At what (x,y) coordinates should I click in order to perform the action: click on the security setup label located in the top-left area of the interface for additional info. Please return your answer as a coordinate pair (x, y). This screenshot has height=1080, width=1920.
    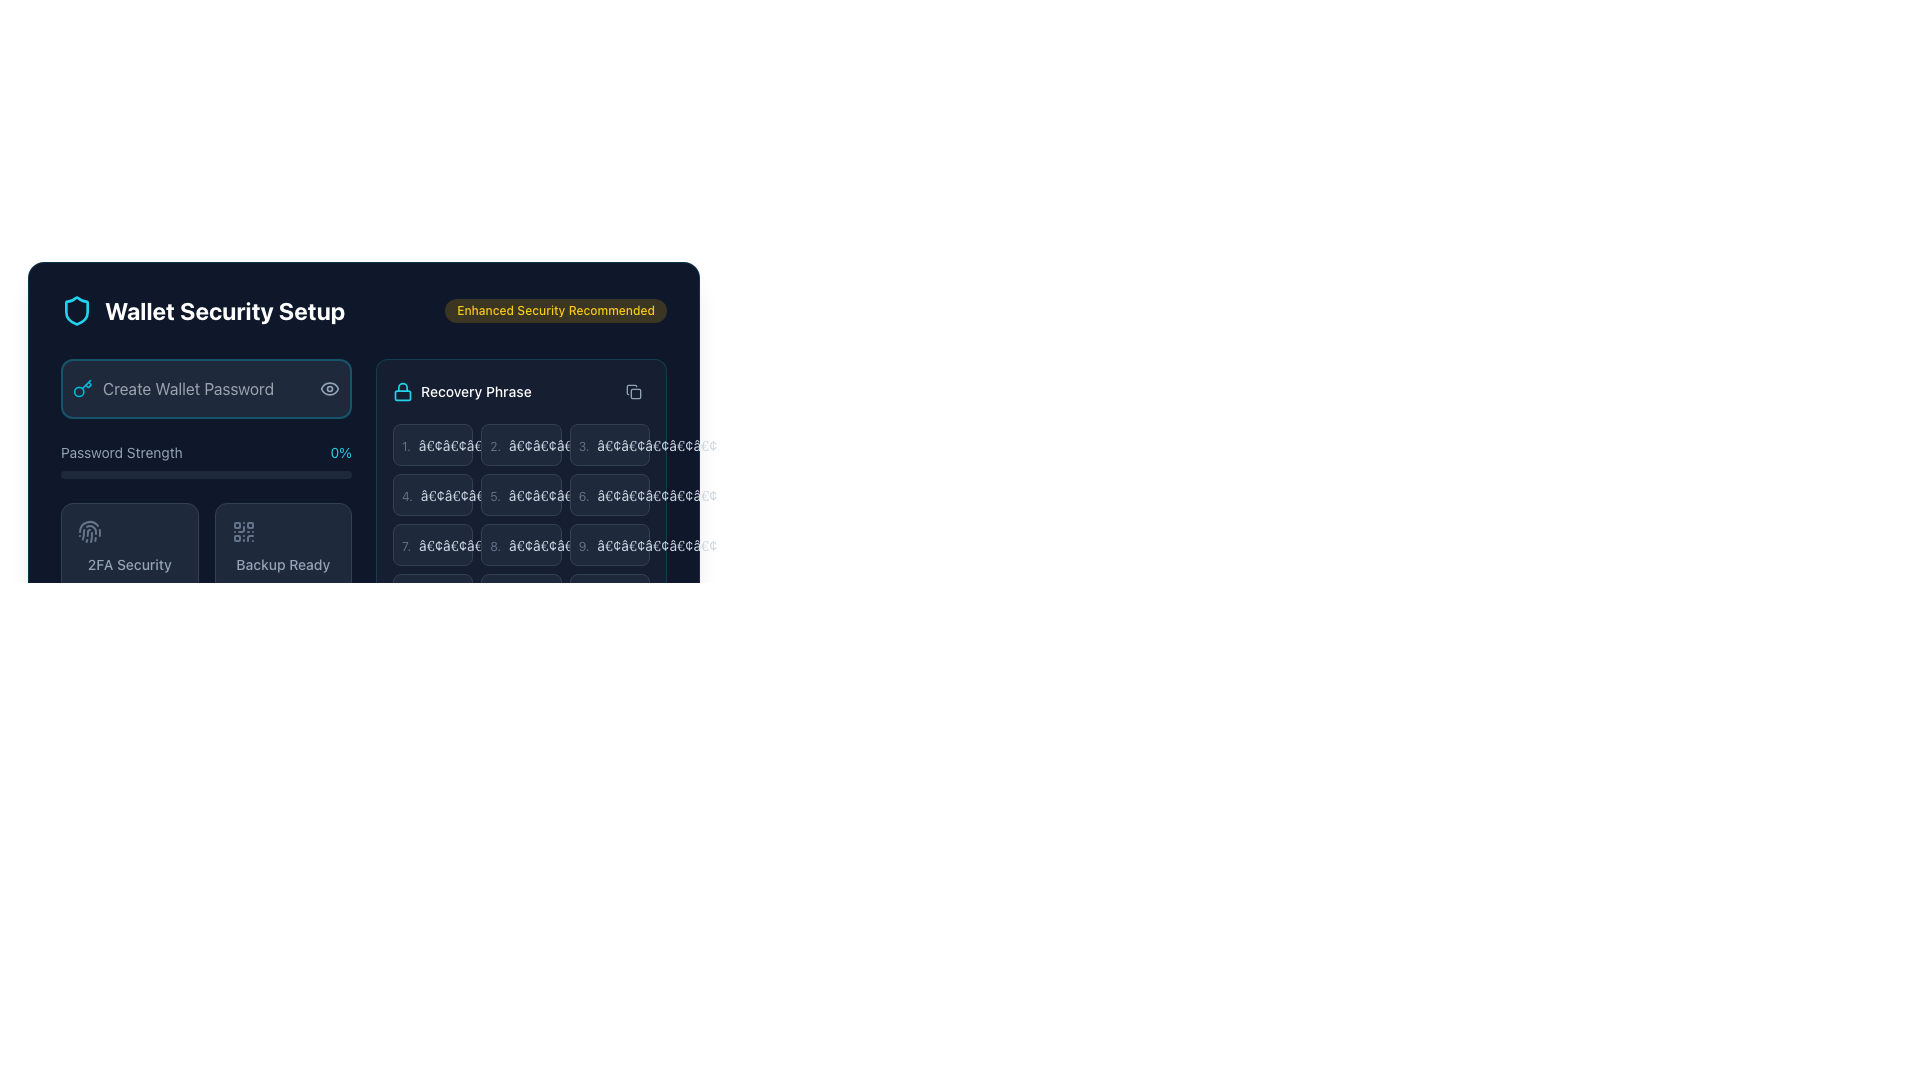
    Looking at the image, I should click on (203, 311).